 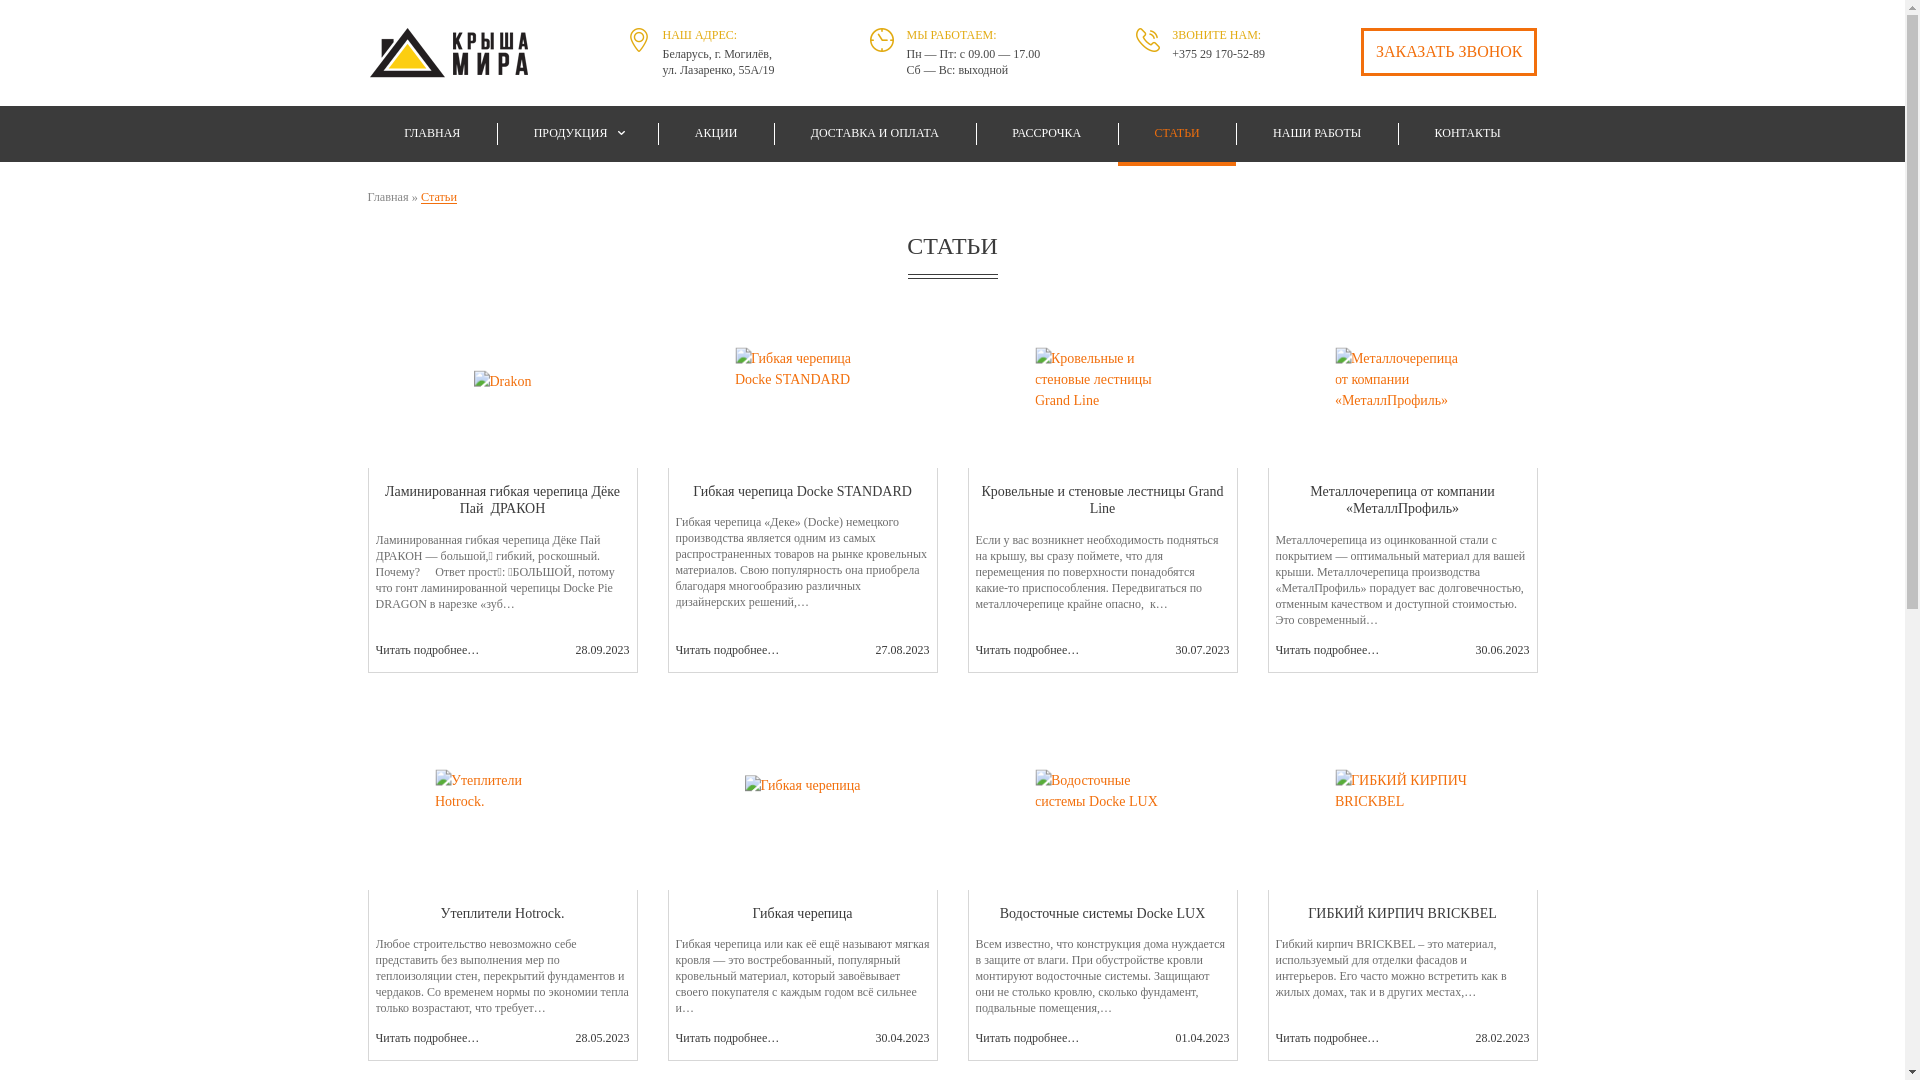 I want to click on '+375 29 170-52-89', so click(x=1217, y=53).